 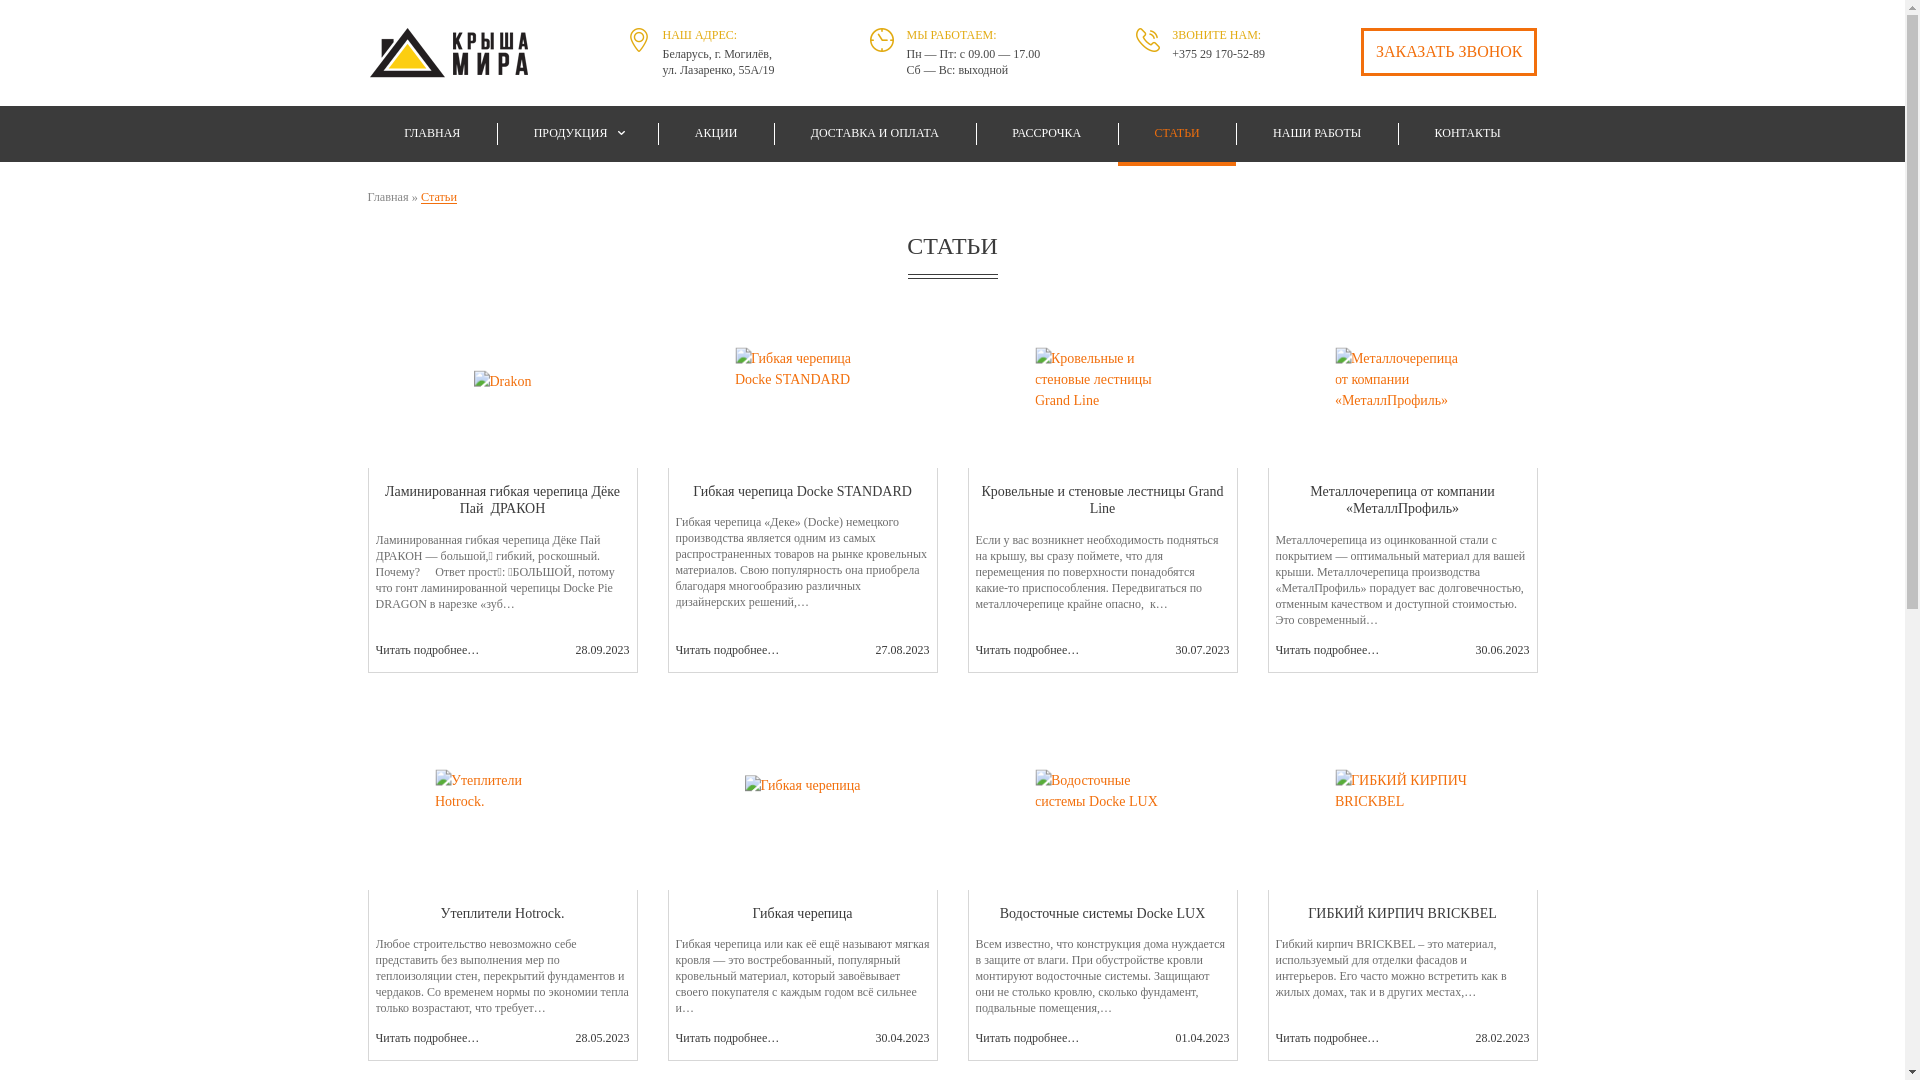 I want to click on '+375 29 170-52-89', so click(x=1217, y=53).